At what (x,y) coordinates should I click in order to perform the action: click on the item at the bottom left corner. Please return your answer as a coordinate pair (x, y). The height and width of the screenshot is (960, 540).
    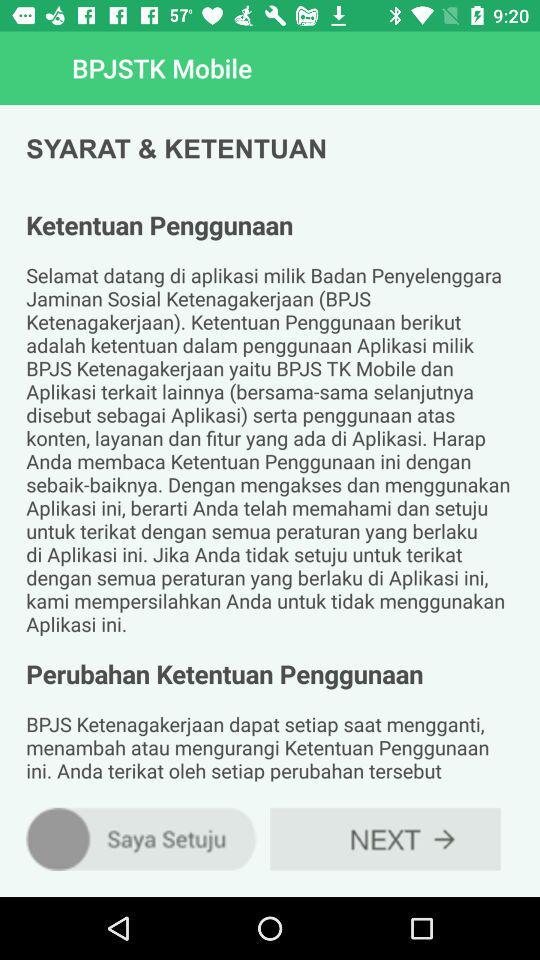
    Looking at the image, I should click on (140, 839).